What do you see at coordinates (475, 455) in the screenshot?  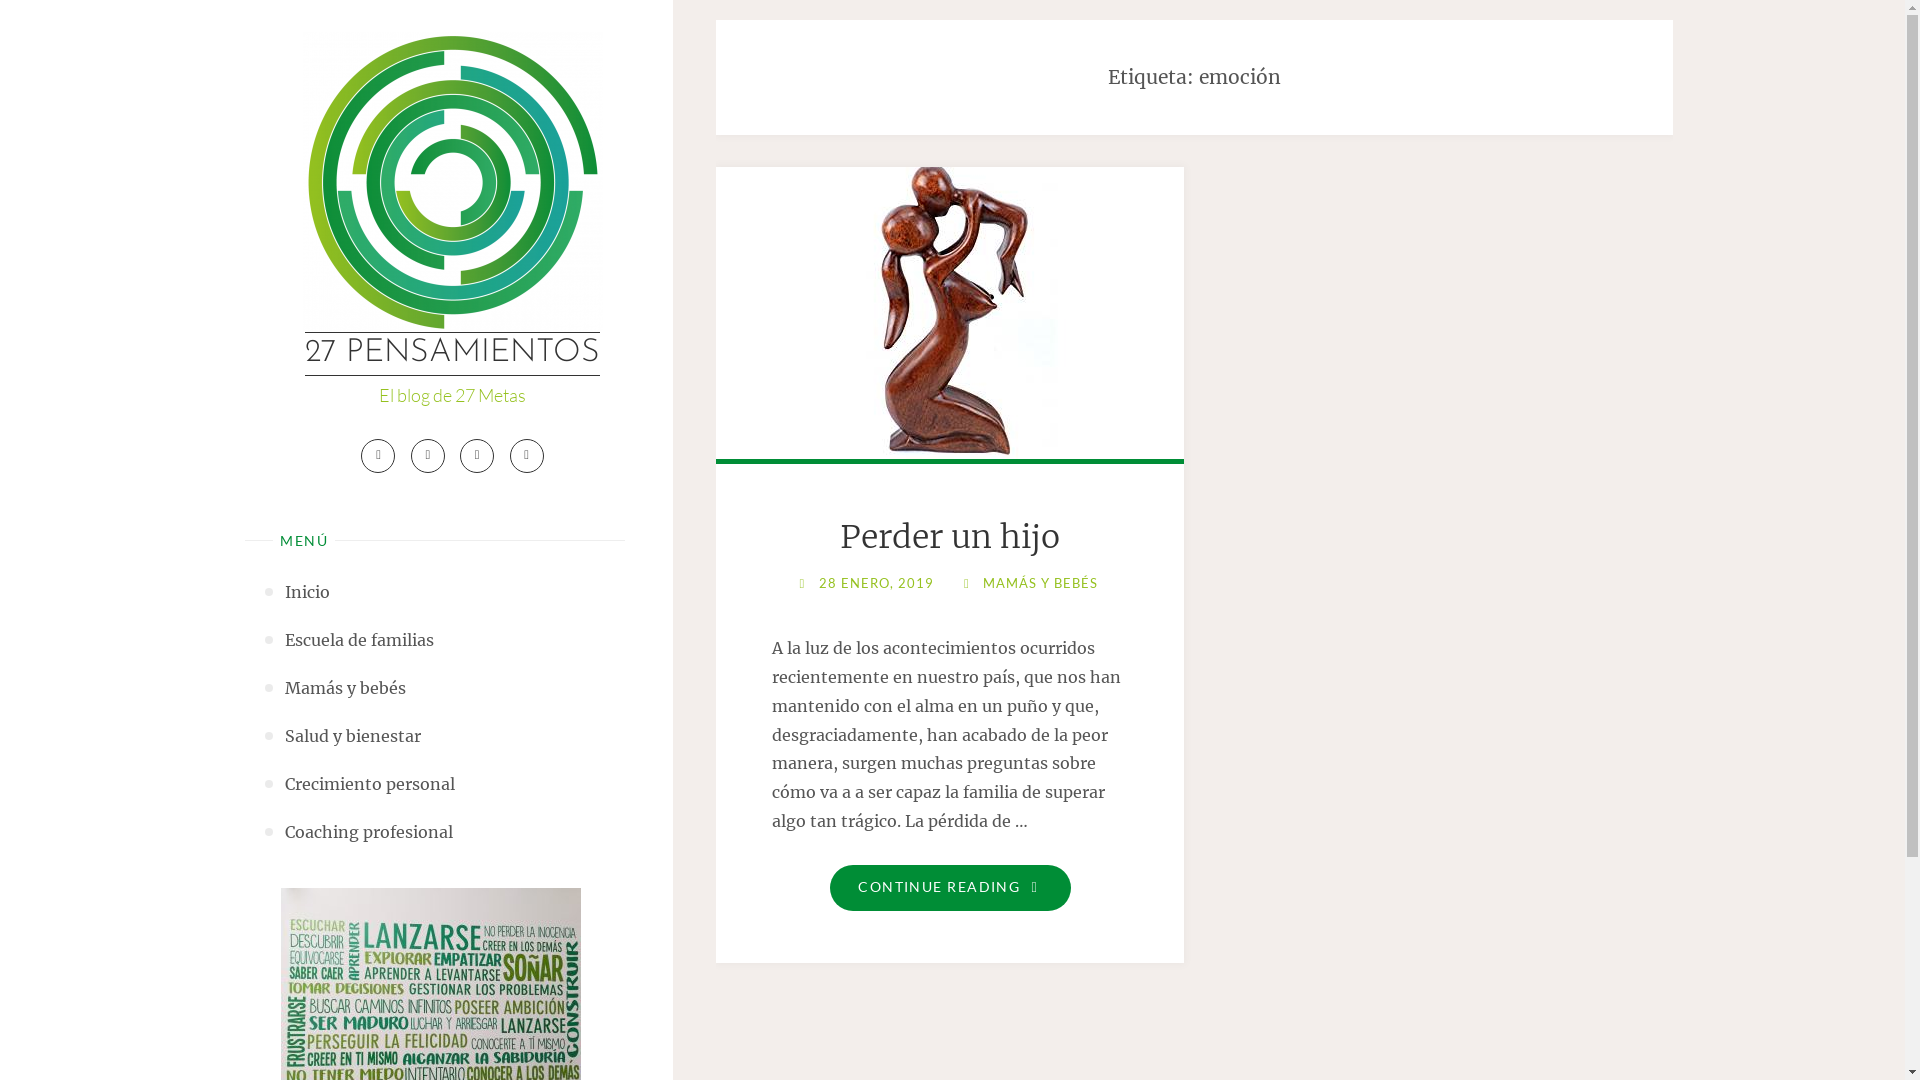 I see `'Linkedin'` at bounding box center [475, 455].